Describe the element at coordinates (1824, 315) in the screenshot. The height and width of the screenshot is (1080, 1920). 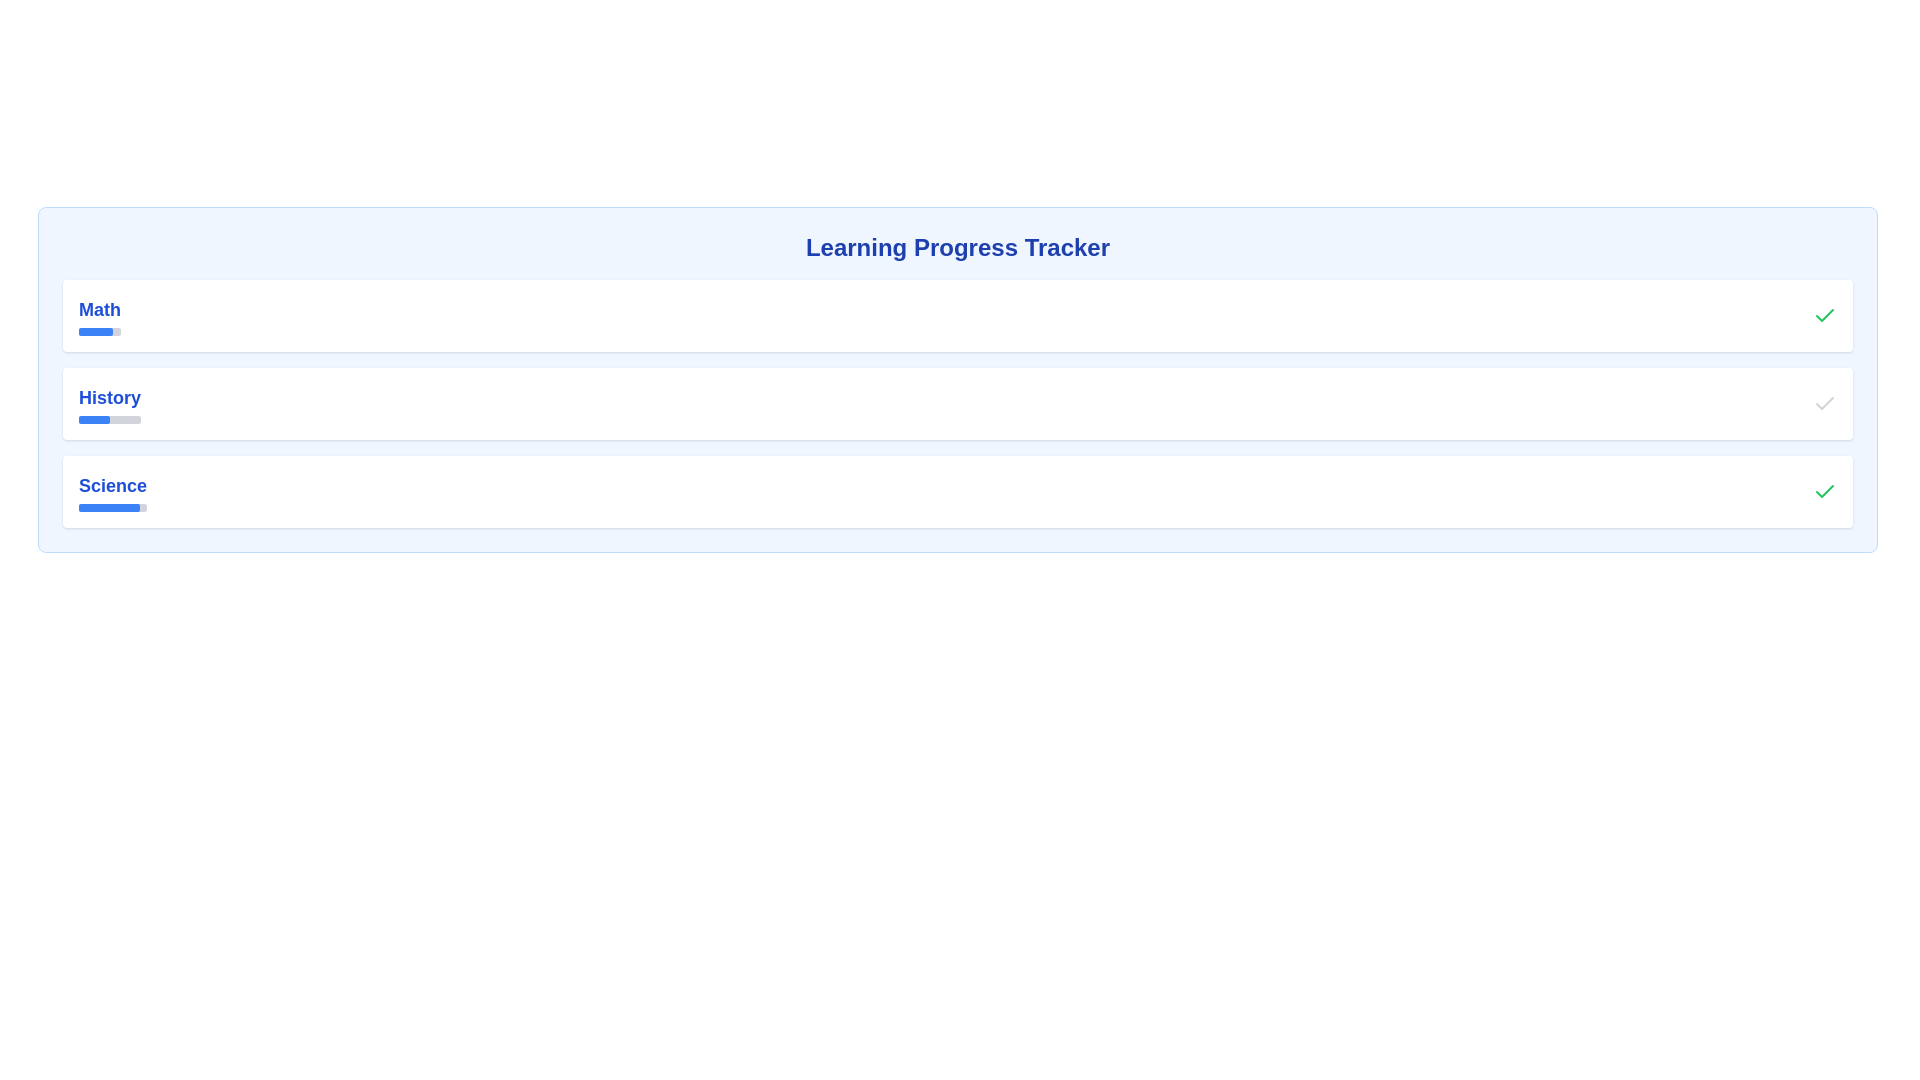
I see `the green completion indicator icon located in the top-right corner of the 'Math' subject card, which signals the successful completion of the subject` at that location.